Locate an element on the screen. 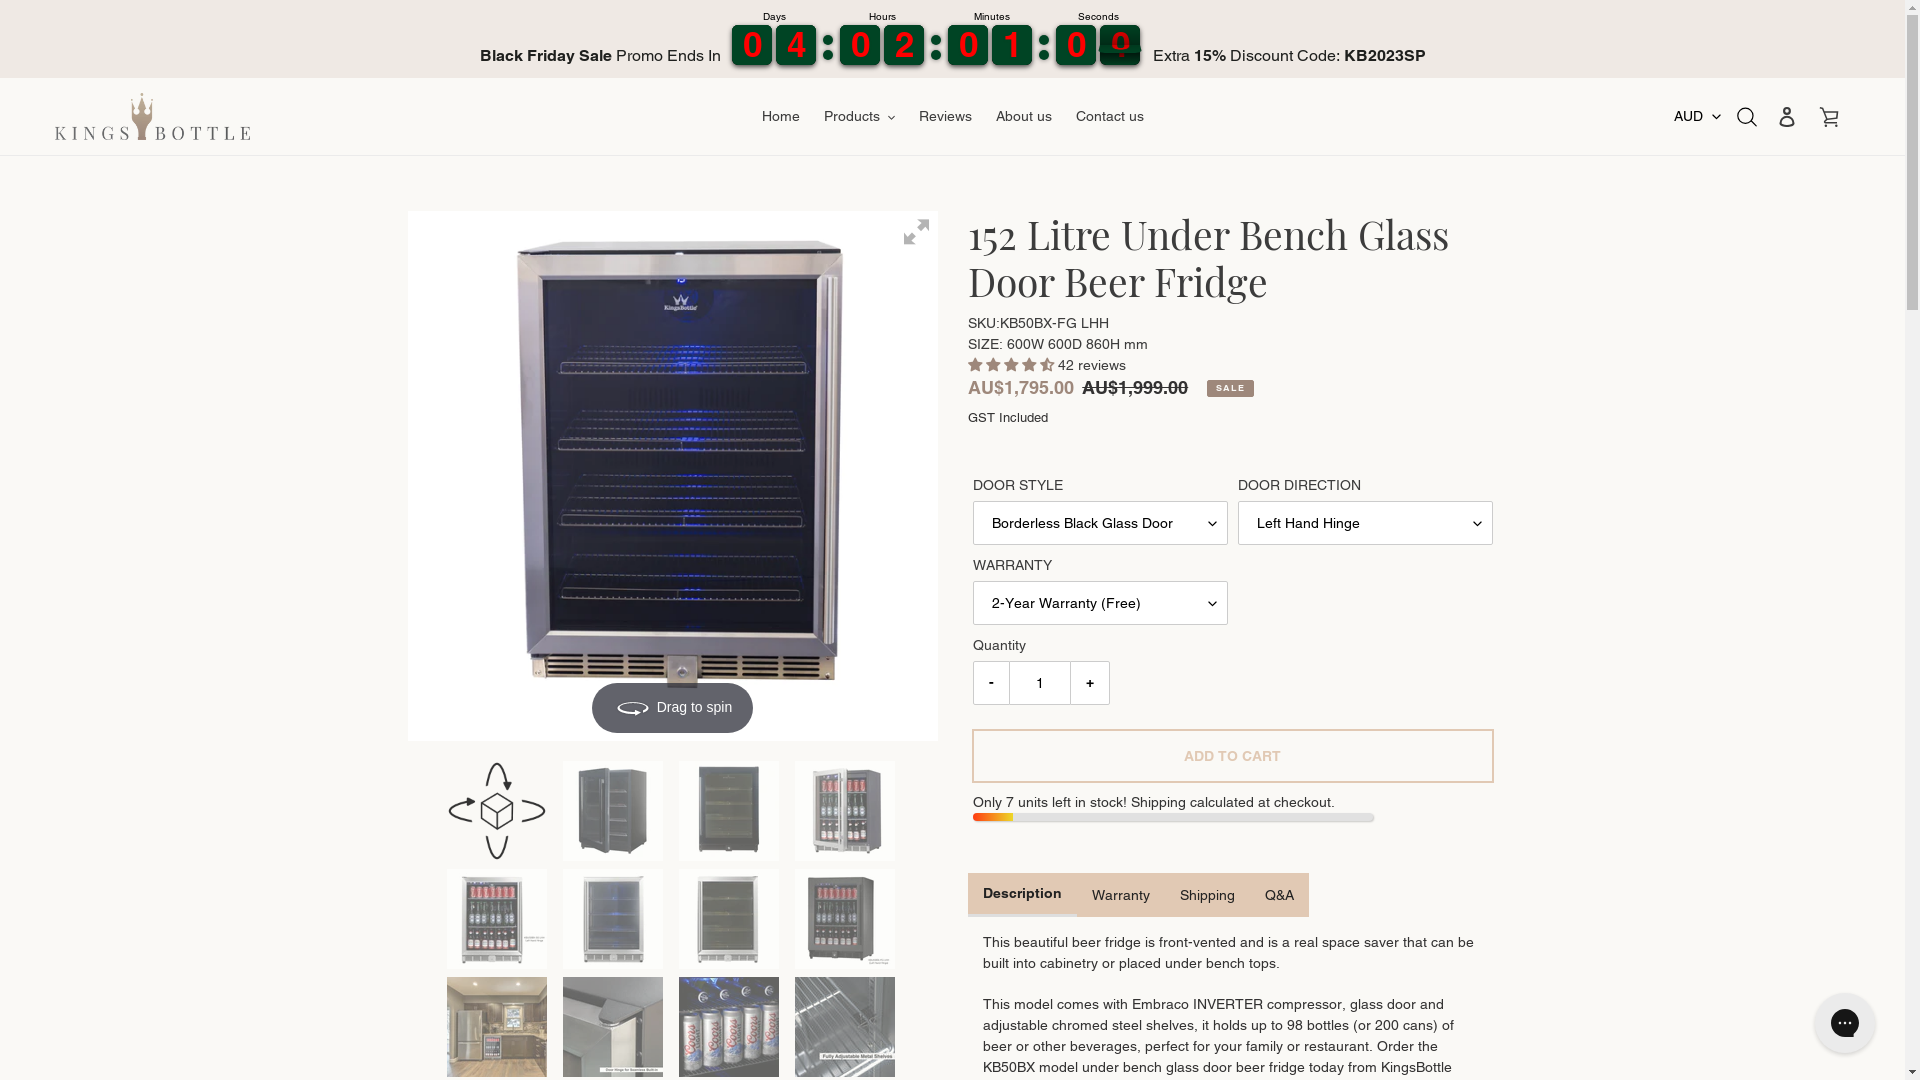 The image size is (1920, 1080). 'About us' is located at coordinates (1023, 116).